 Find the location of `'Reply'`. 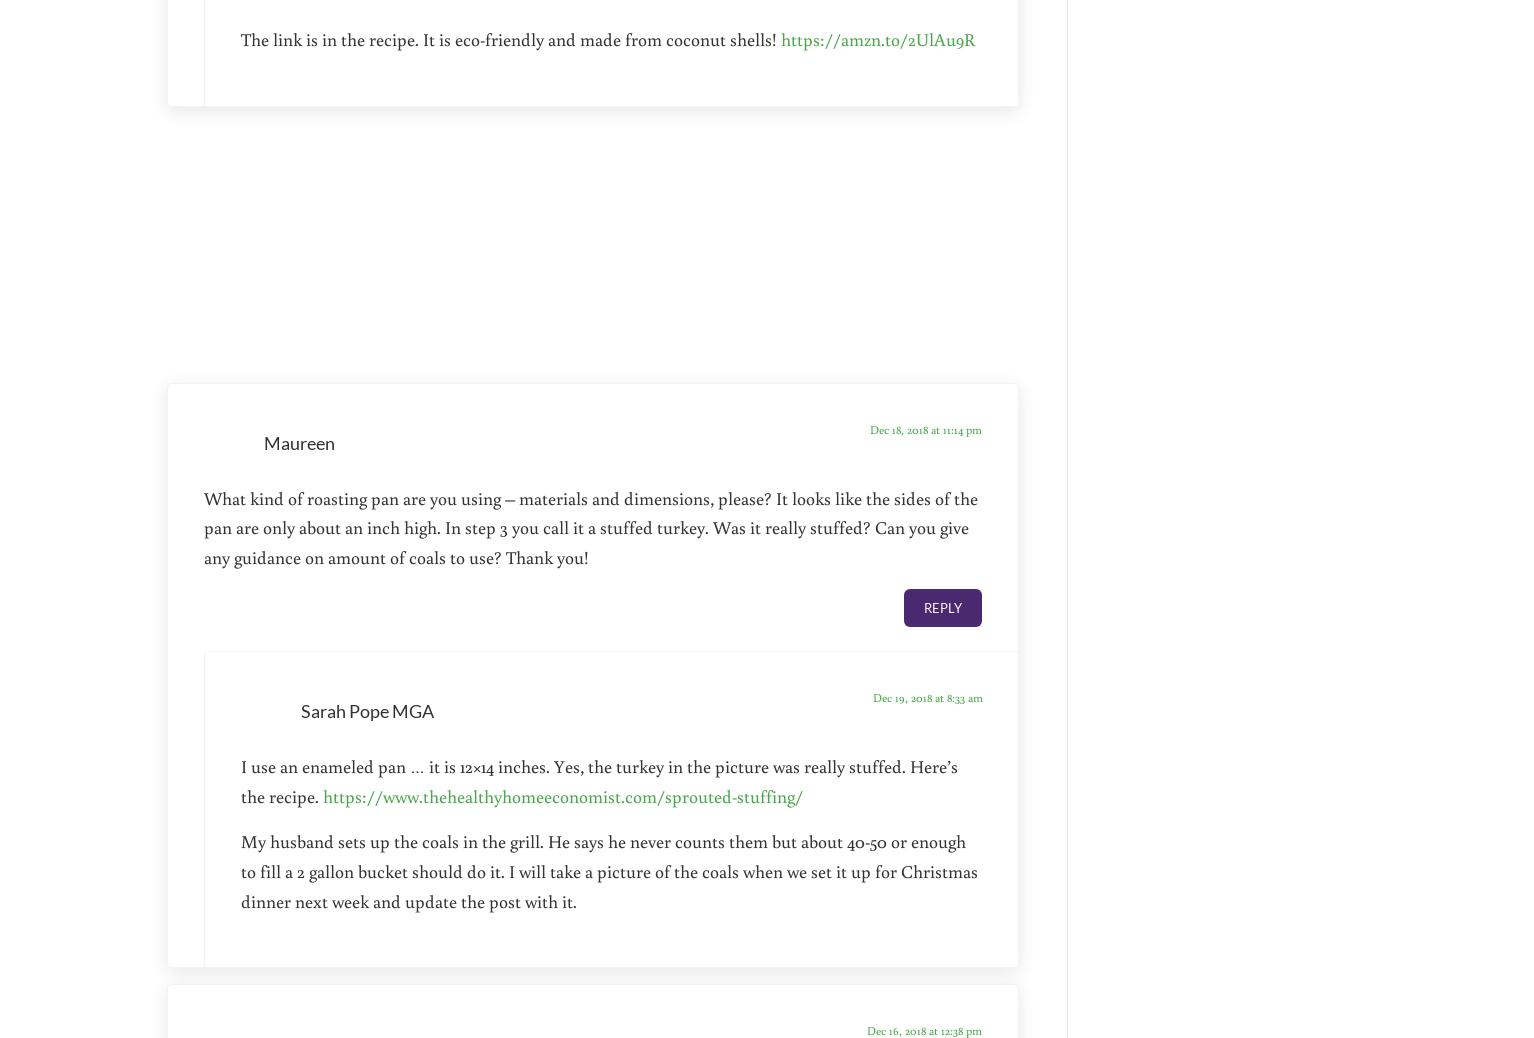

'Reply' is located at coordinates (941, 606).